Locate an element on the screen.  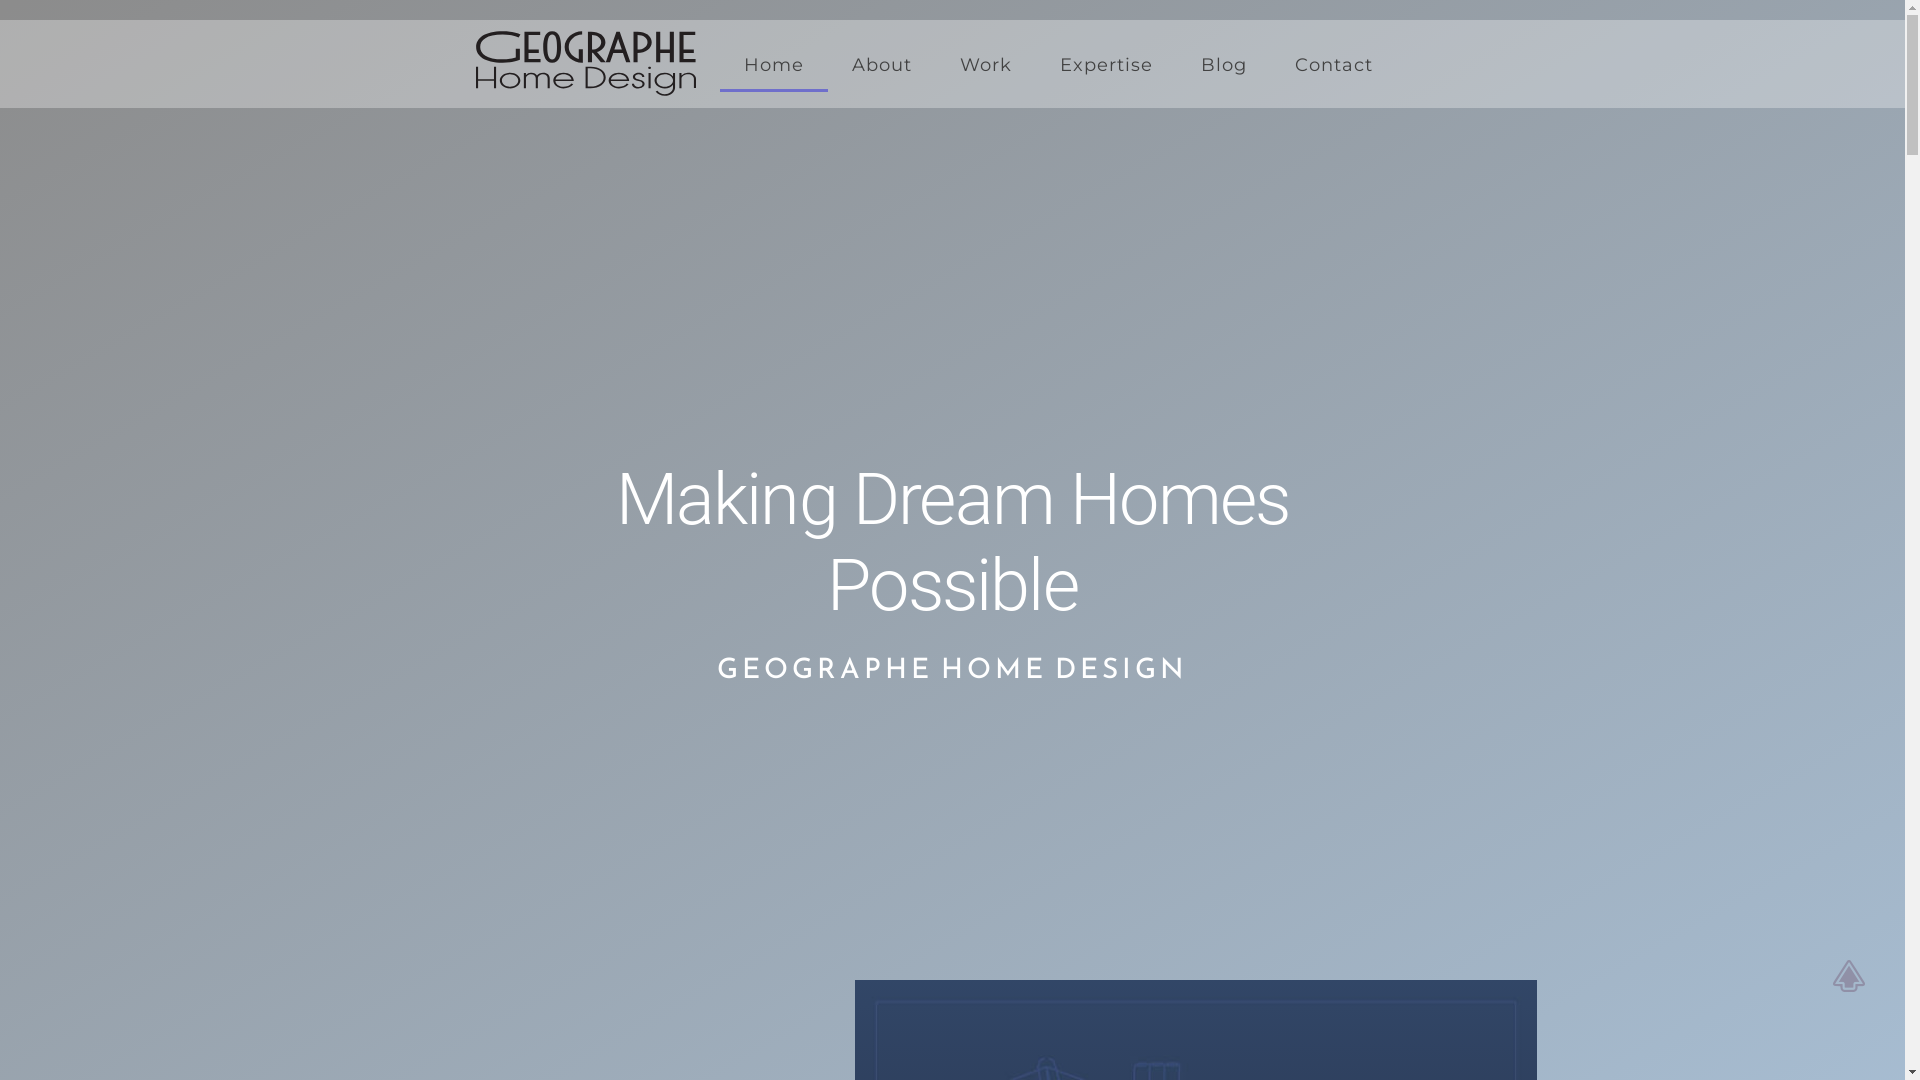
'Work' is located at coordinates (985, 64).